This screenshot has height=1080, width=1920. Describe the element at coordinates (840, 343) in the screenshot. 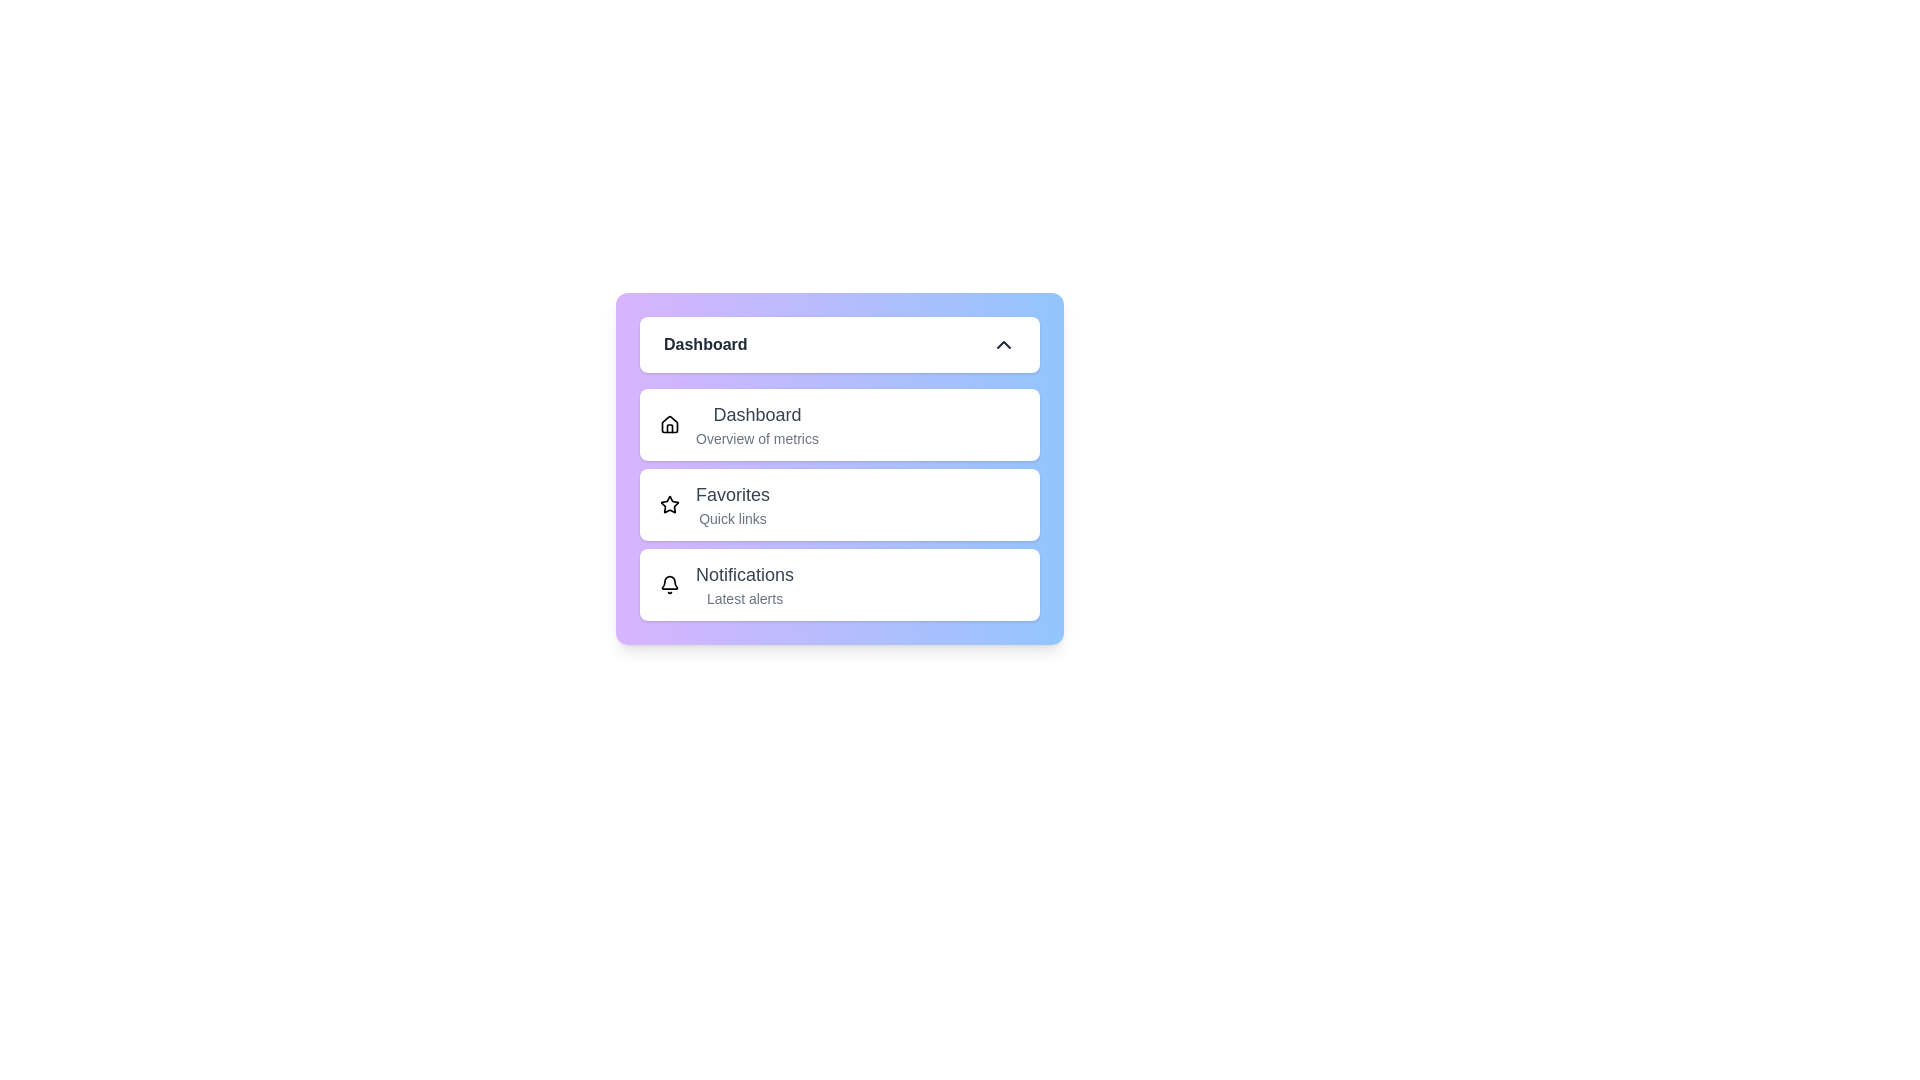

I see `toggle button to change the menu visibility` at that location.